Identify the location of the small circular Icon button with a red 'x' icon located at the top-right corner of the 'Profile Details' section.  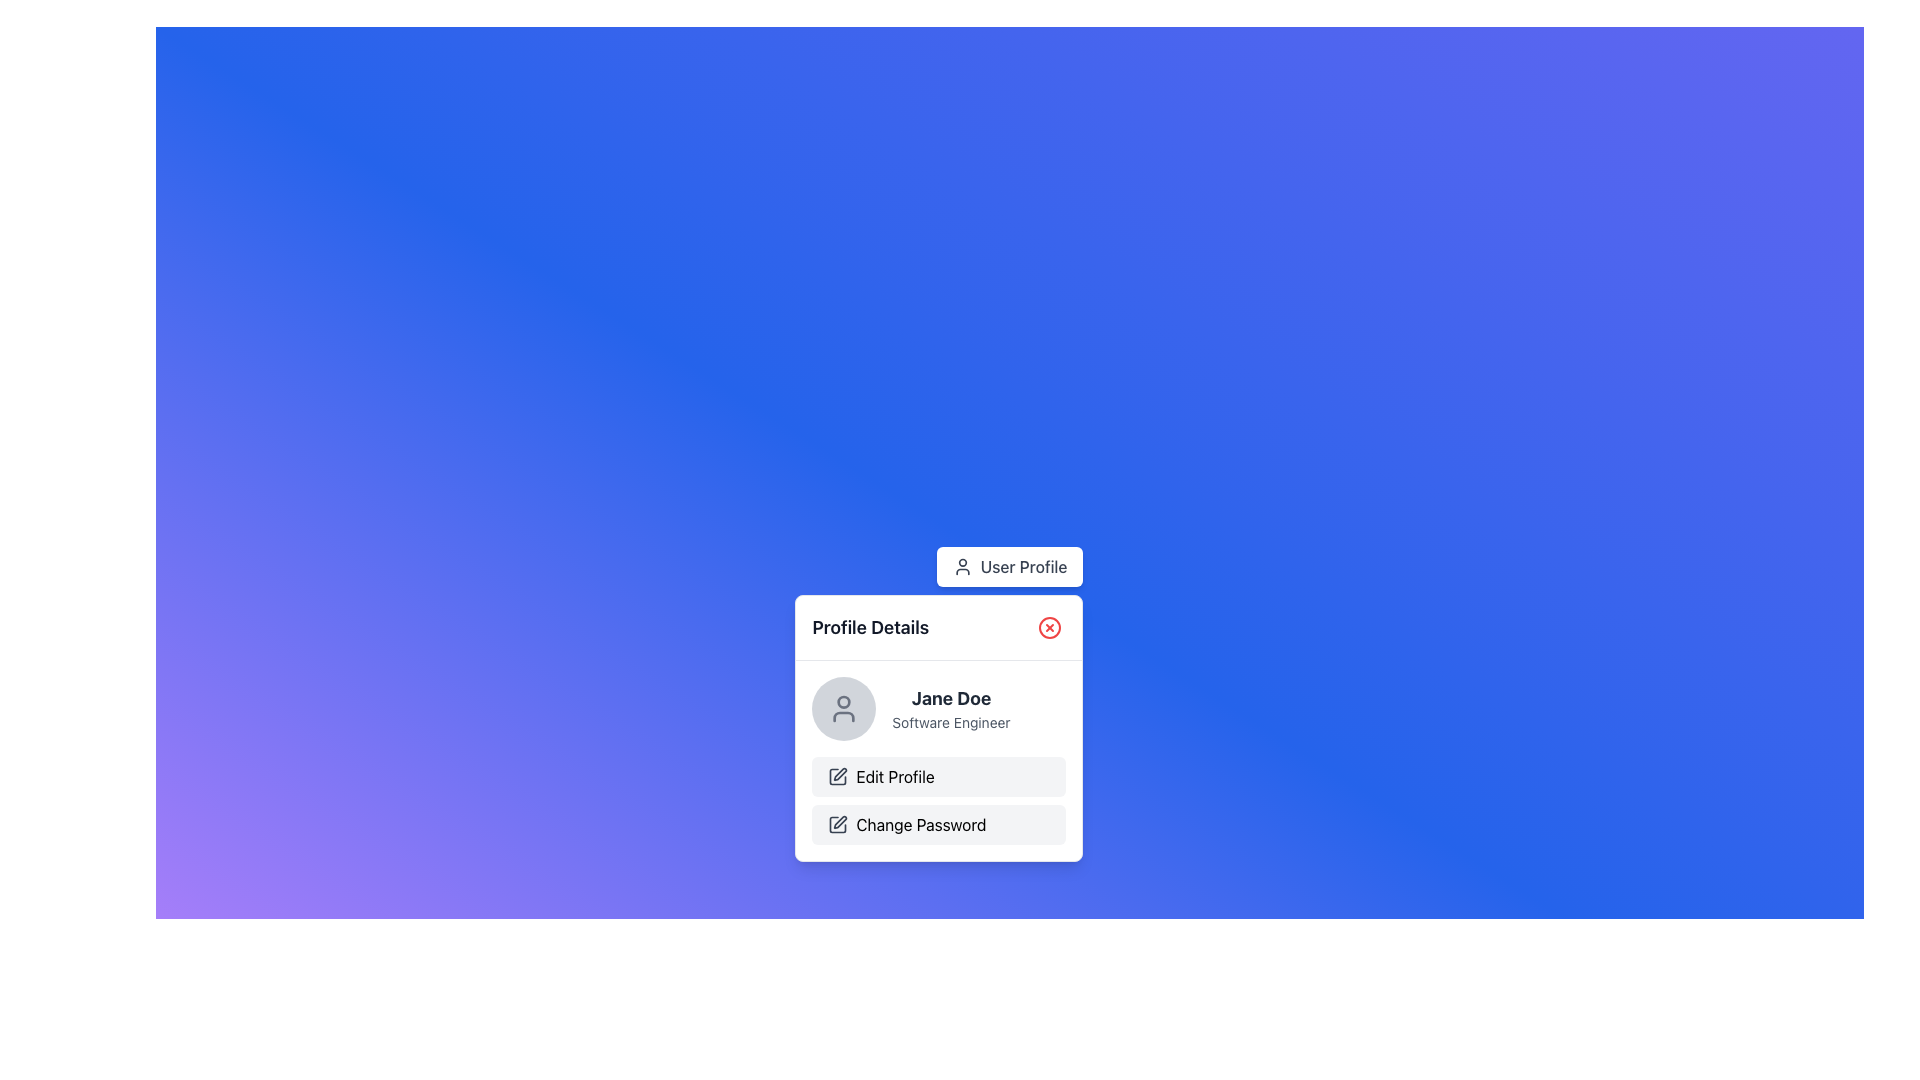
(1049, 627).